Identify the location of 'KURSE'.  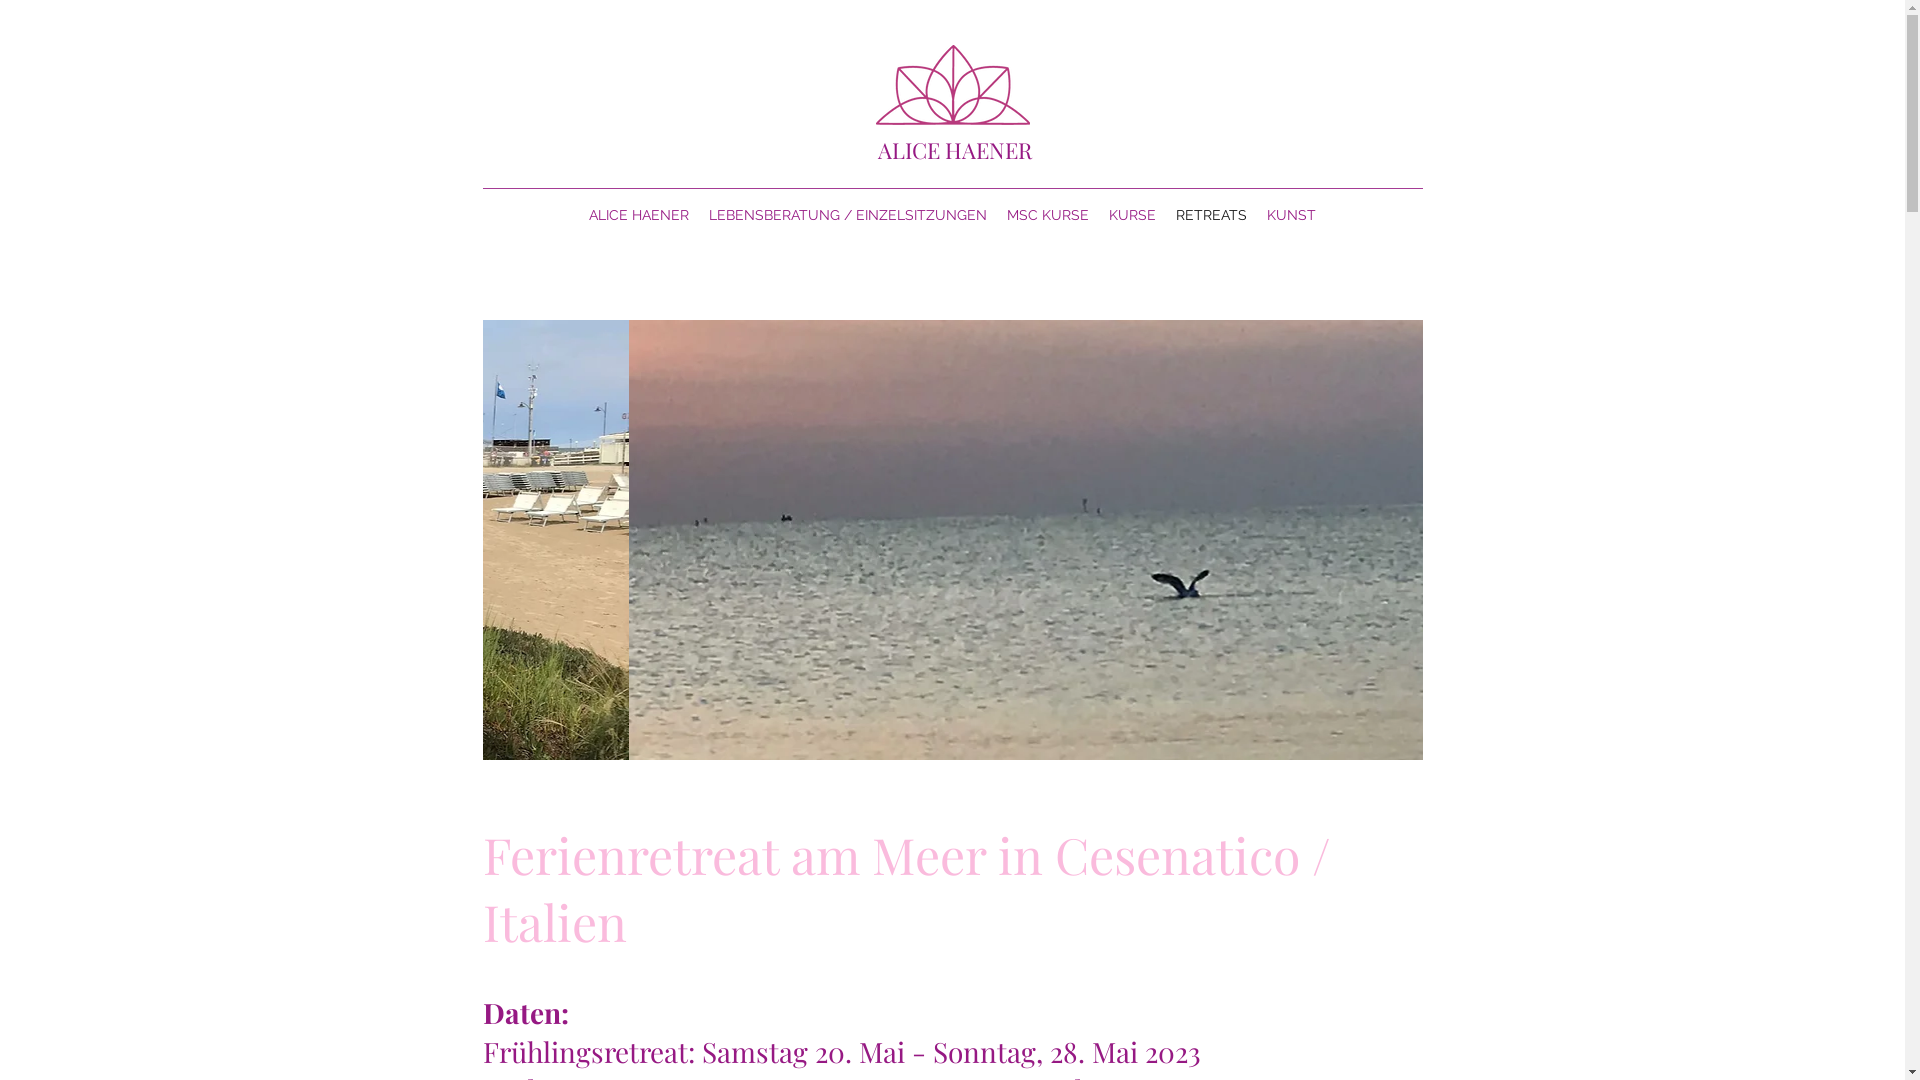
(1132, 215).